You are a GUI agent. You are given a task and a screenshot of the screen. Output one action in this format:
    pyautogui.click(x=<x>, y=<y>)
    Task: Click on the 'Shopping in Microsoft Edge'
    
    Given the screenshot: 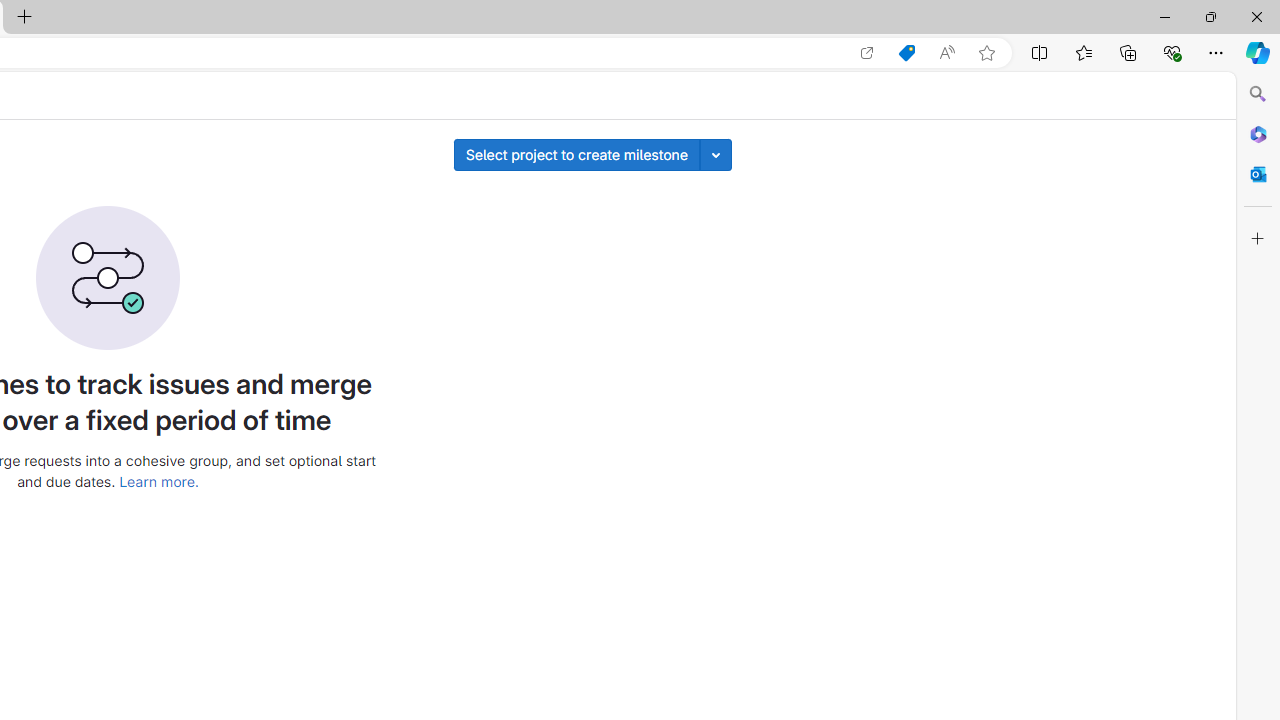 What is the action you would take?
    pyautogui.click(x=905, y=52)
    